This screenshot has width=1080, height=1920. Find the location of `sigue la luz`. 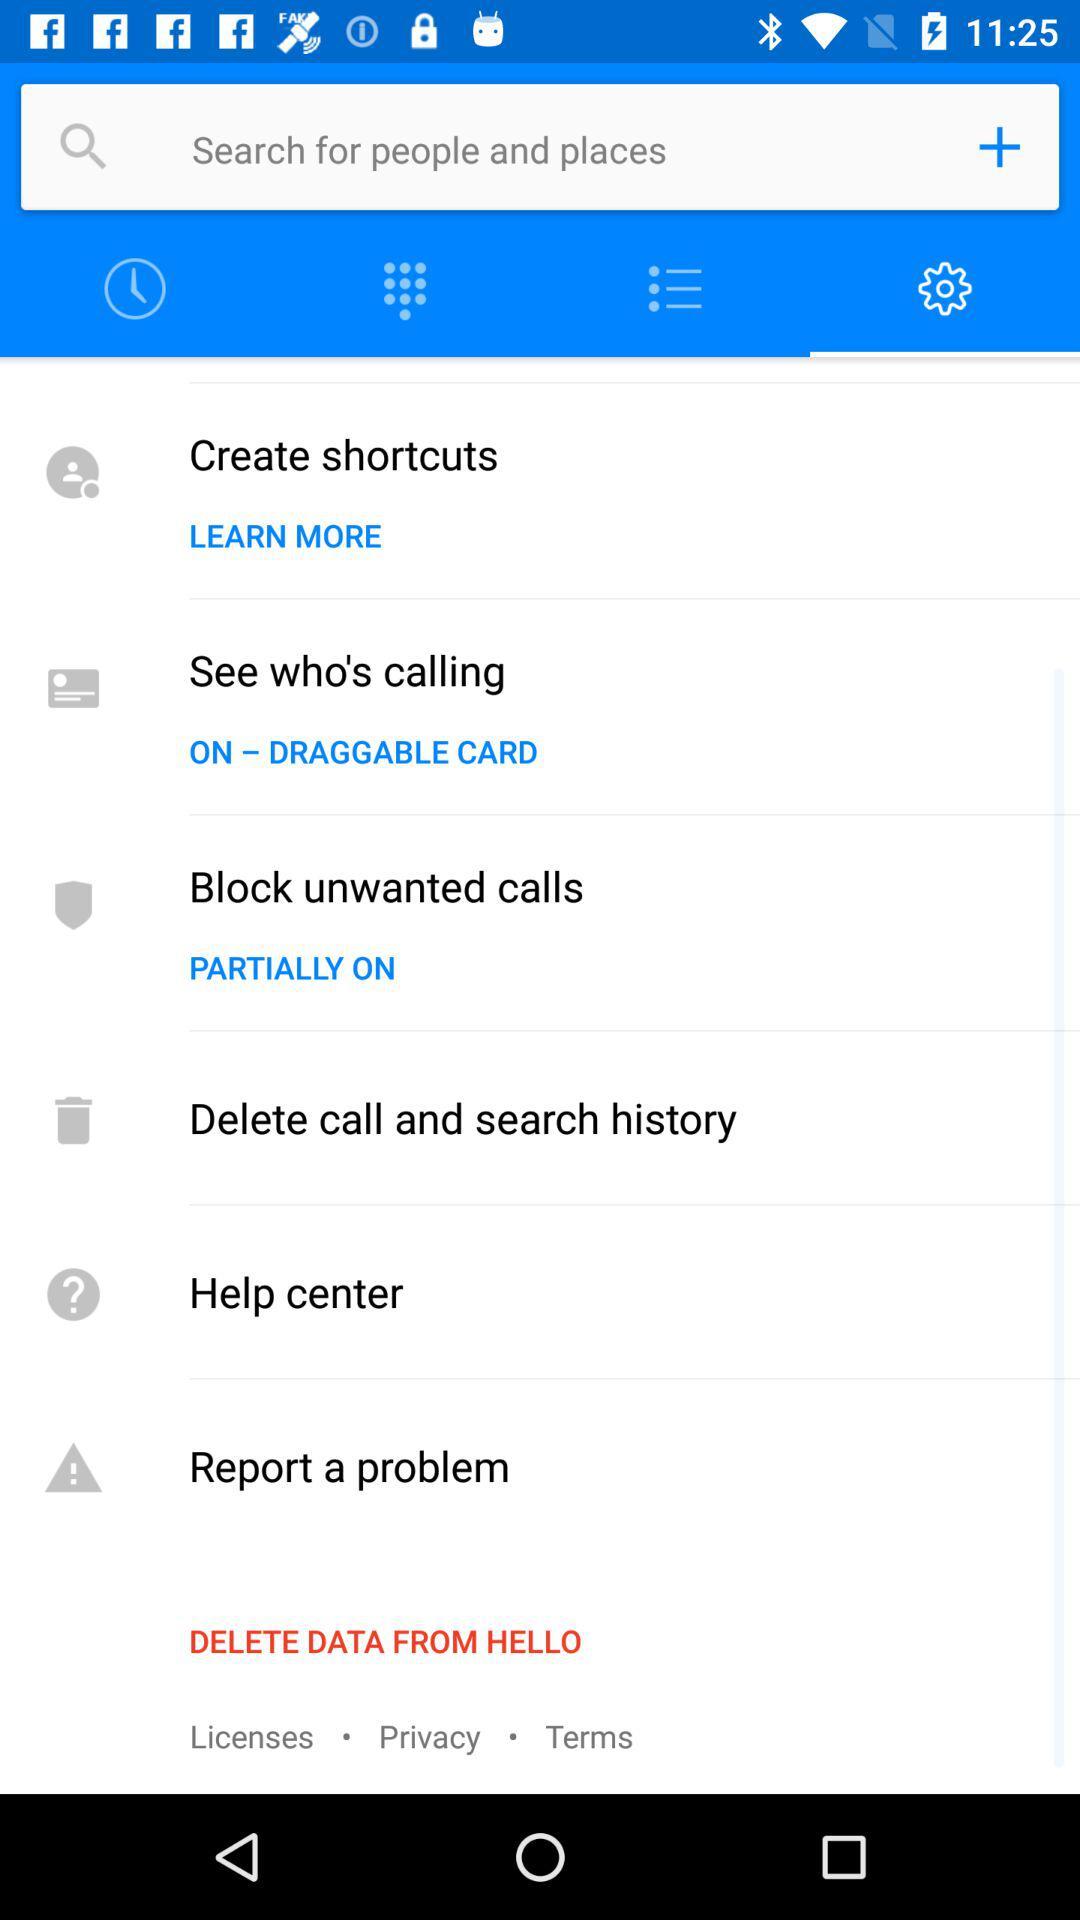

sigue la luz is located at coordinates (675, 288).